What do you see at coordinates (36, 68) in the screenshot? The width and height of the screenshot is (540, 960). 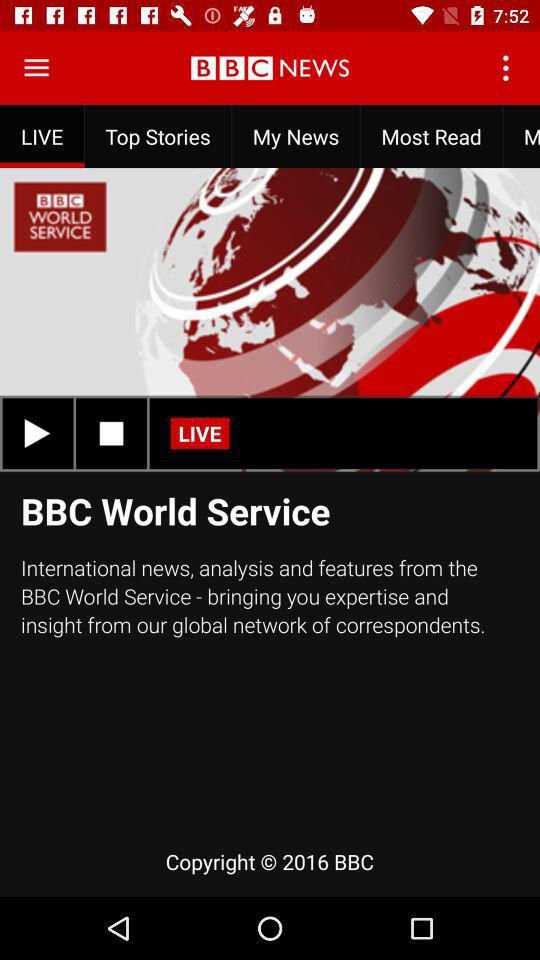 I see `drop down menu items` at bounding box center [36, 68].